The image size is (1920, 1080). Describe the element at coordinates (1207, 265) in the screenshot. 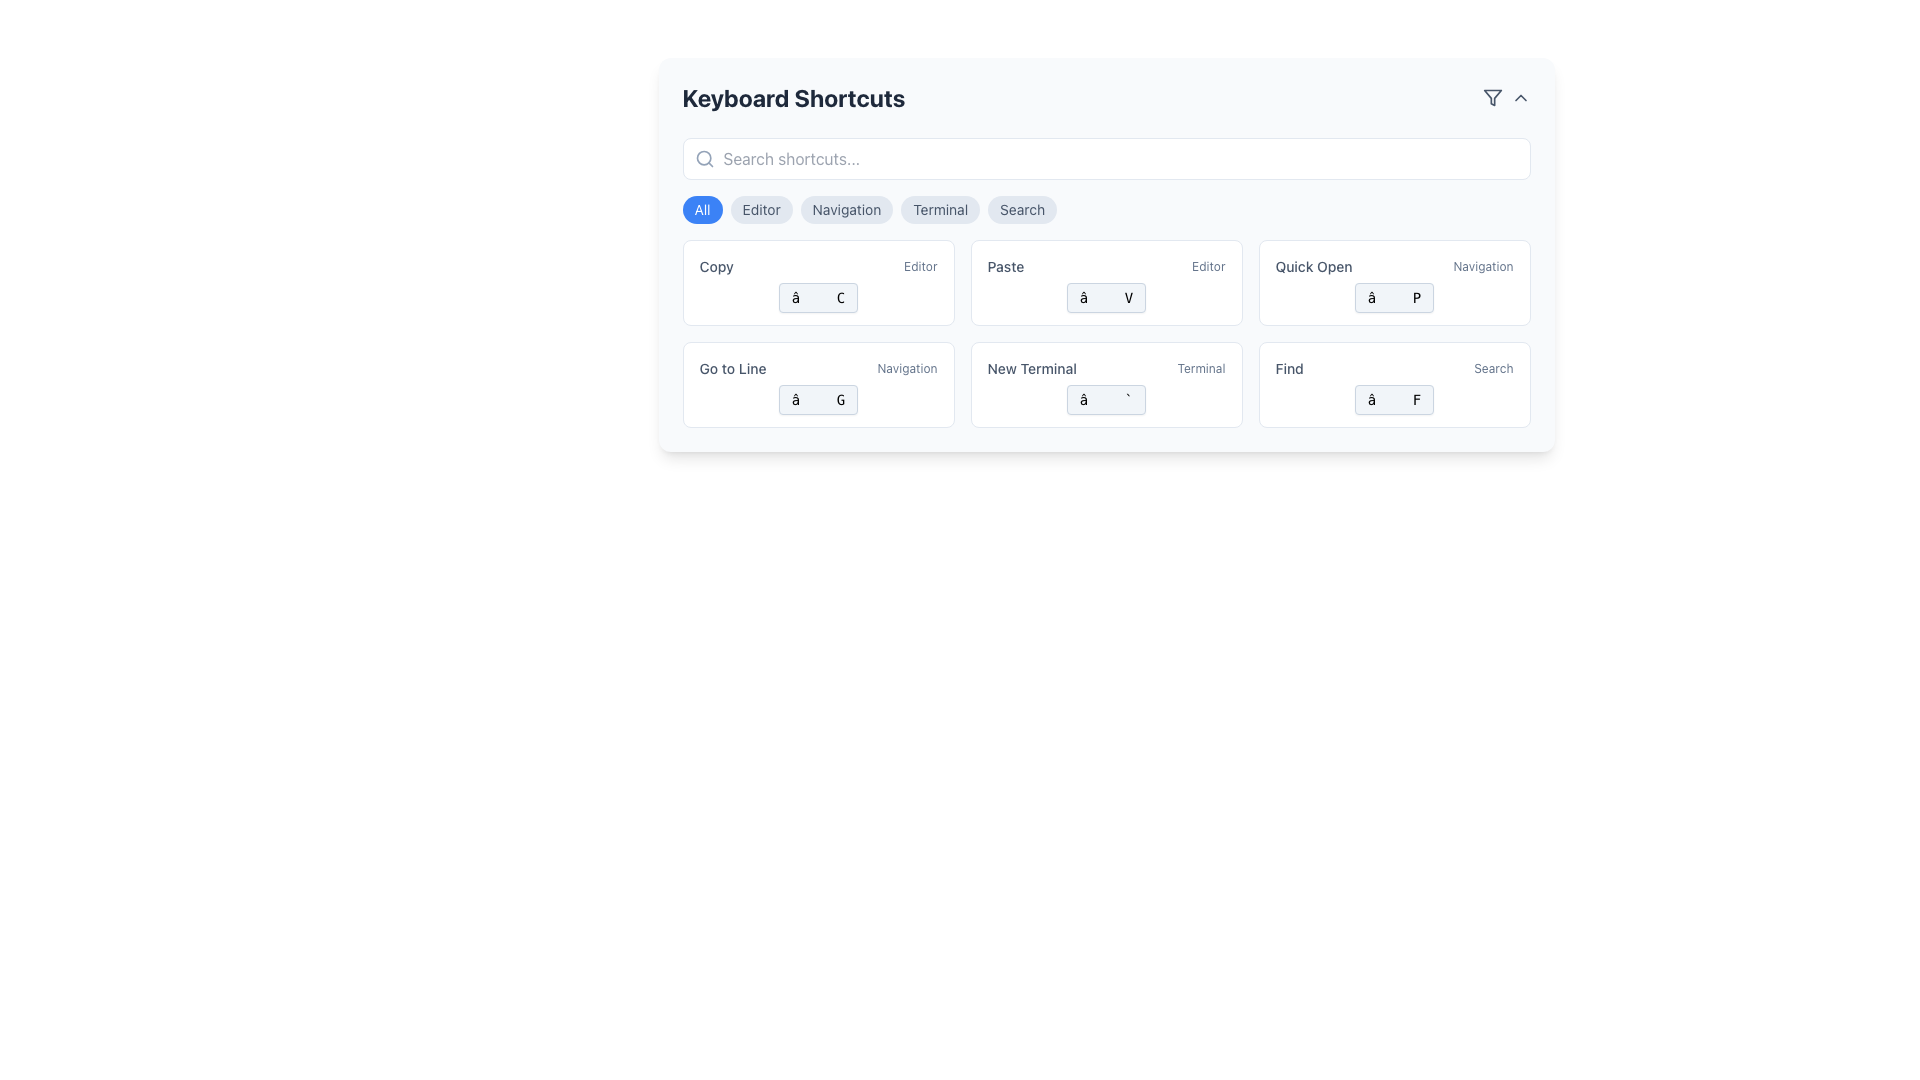

I see `the text label displaying 'Editor', which is styled in gray and located adjacent to the word 'Paste' in the top-middle section of the interface` at that location.